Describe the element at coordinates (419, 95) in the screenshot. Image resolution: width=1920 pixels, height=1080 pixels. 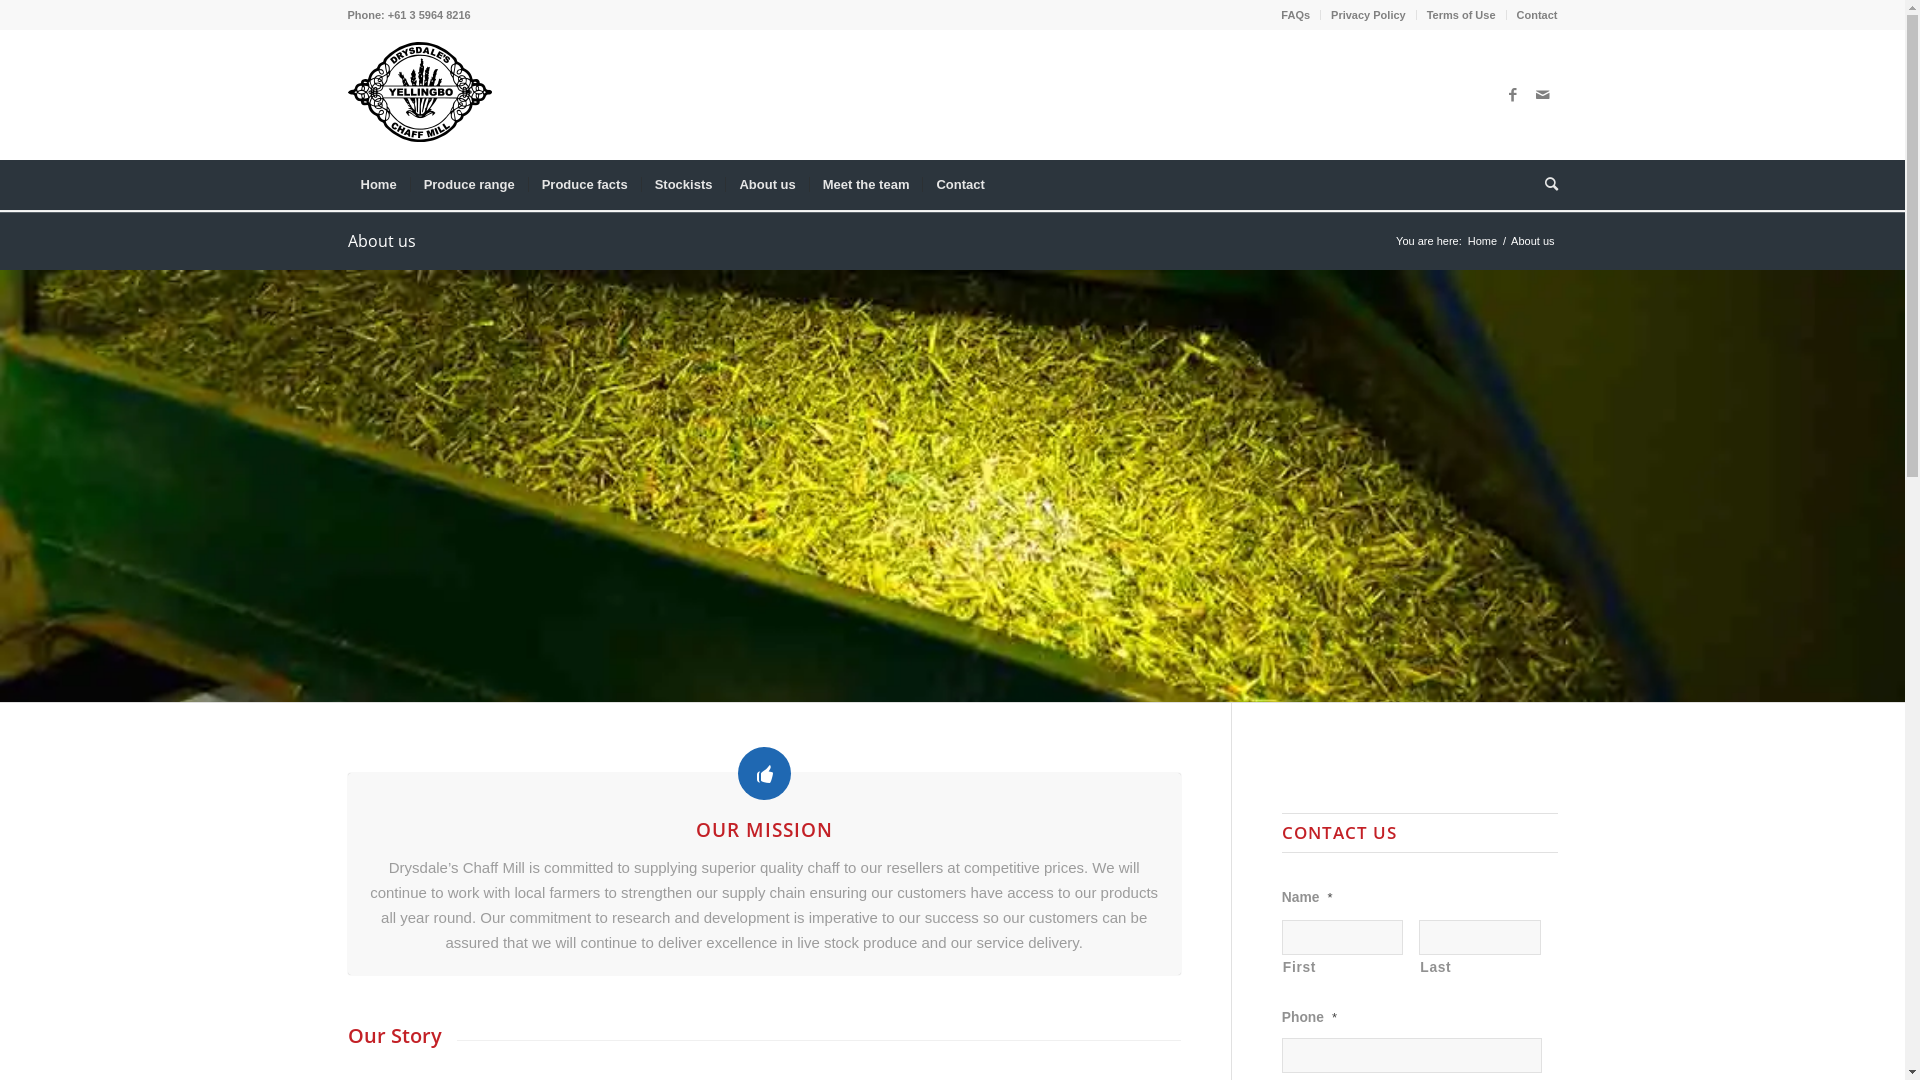
I see `'DCM-logo-for-website'` at that location.